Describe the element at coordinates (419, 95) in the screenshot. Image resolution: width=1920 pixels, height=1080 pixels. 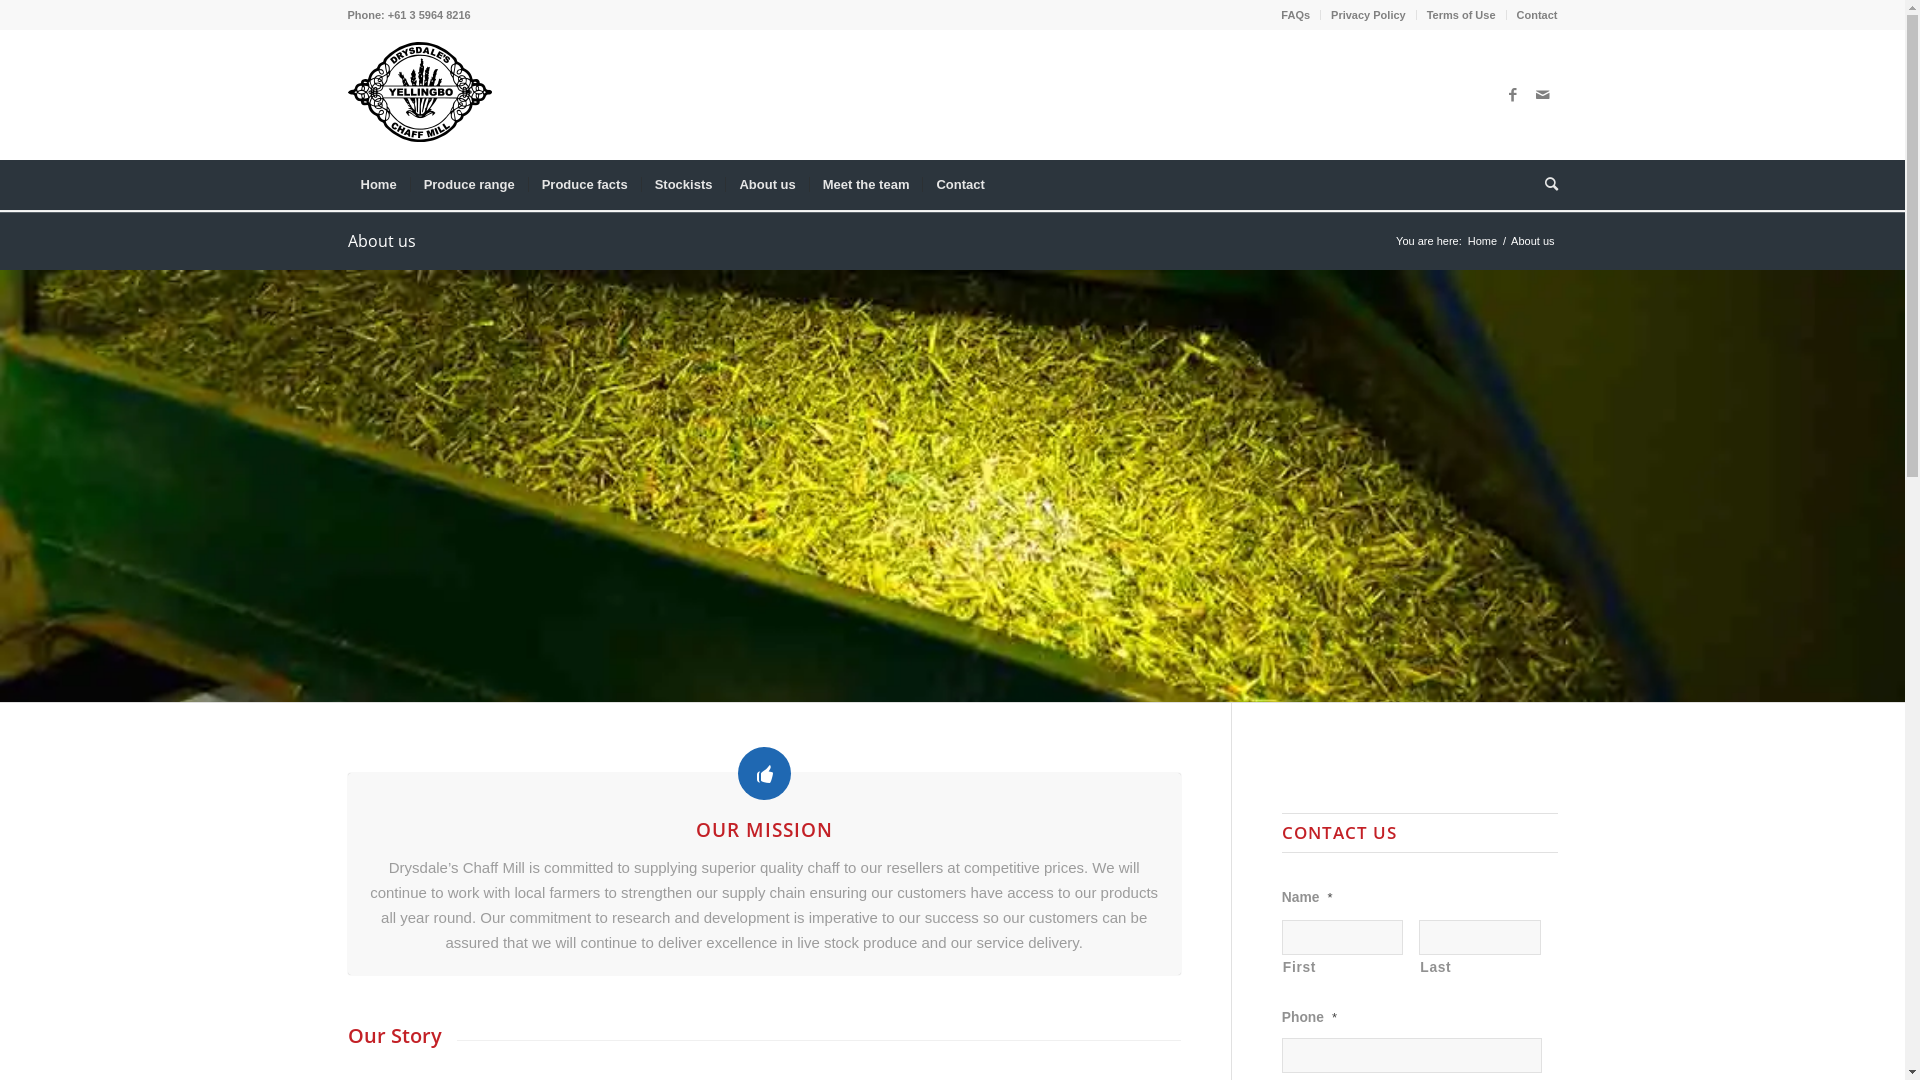
I see `'DCM-logo-for-website'` at that location.